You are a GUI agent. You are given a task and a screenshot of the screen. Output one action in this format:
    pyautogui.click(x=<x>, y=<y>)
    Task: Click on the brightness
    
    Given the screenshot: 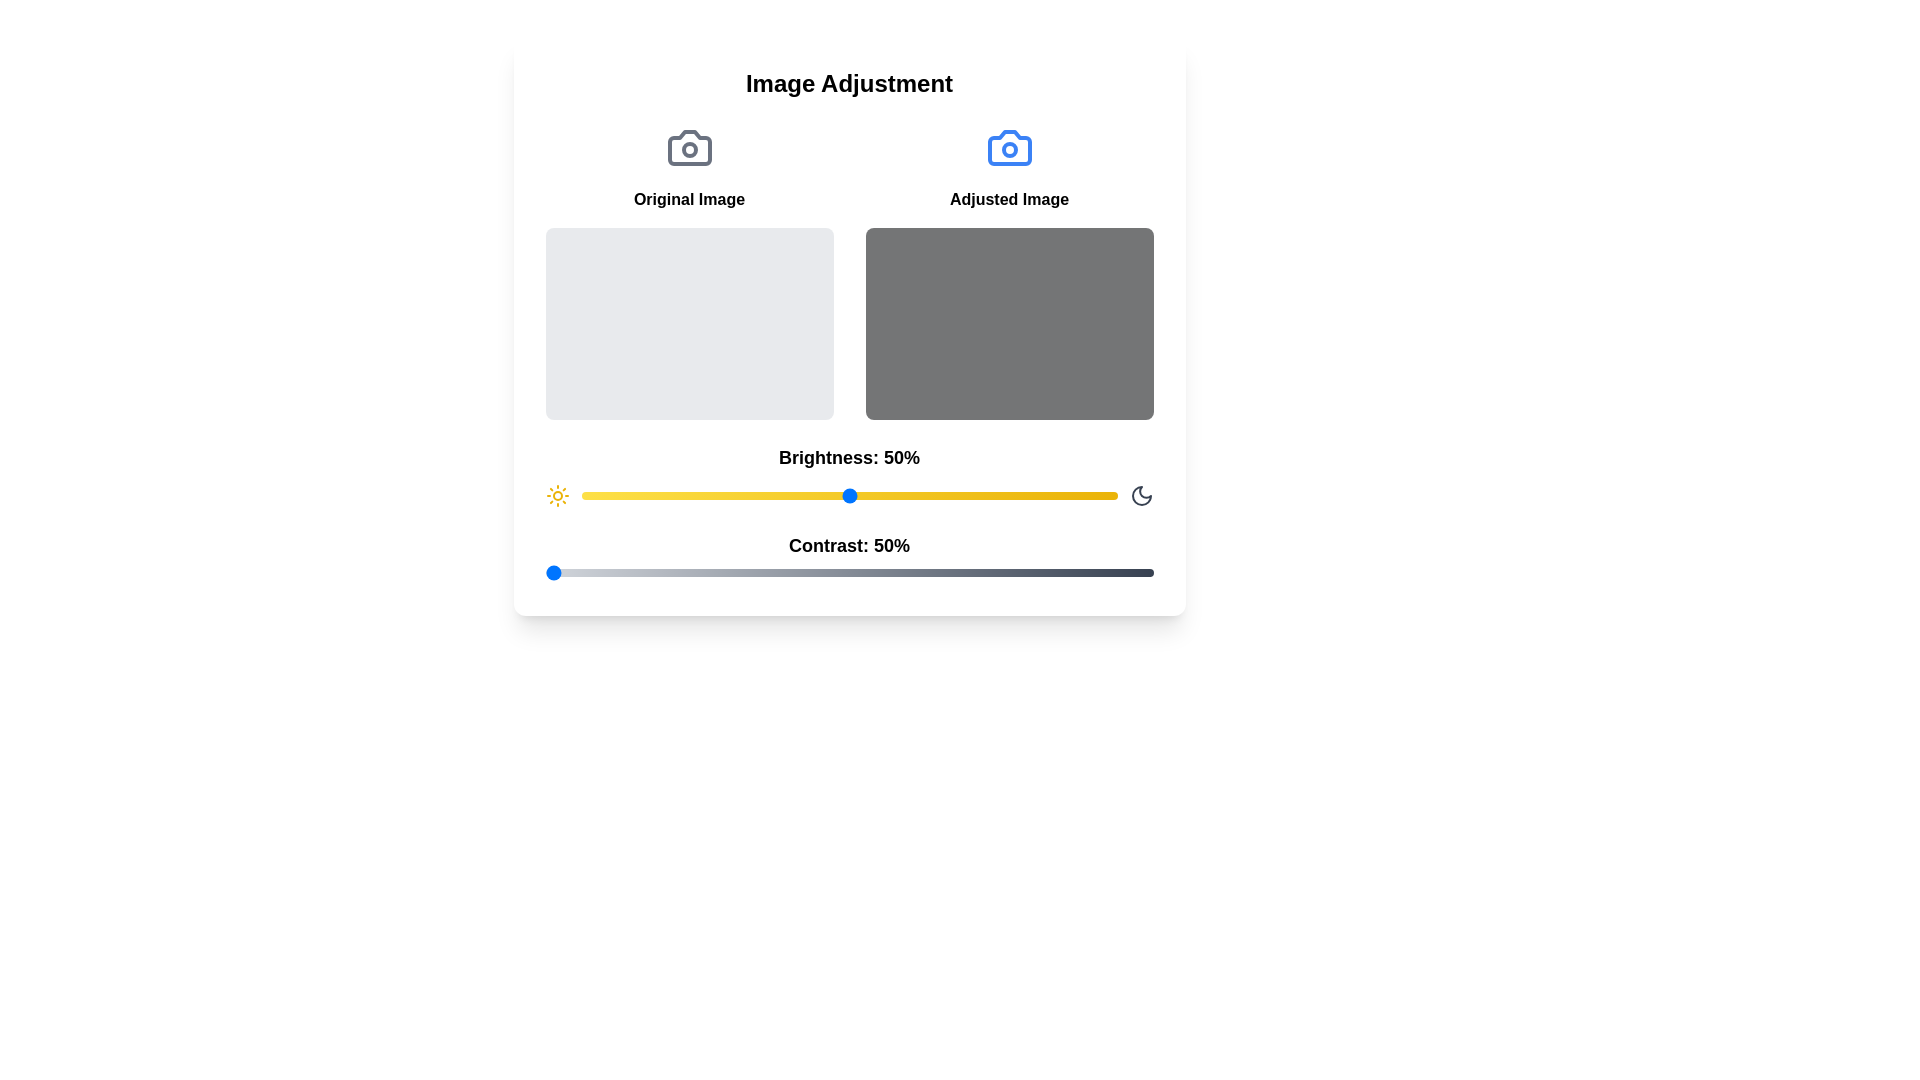 What is the action you would take?
    pyautogui.click(x=854, y=495)
    